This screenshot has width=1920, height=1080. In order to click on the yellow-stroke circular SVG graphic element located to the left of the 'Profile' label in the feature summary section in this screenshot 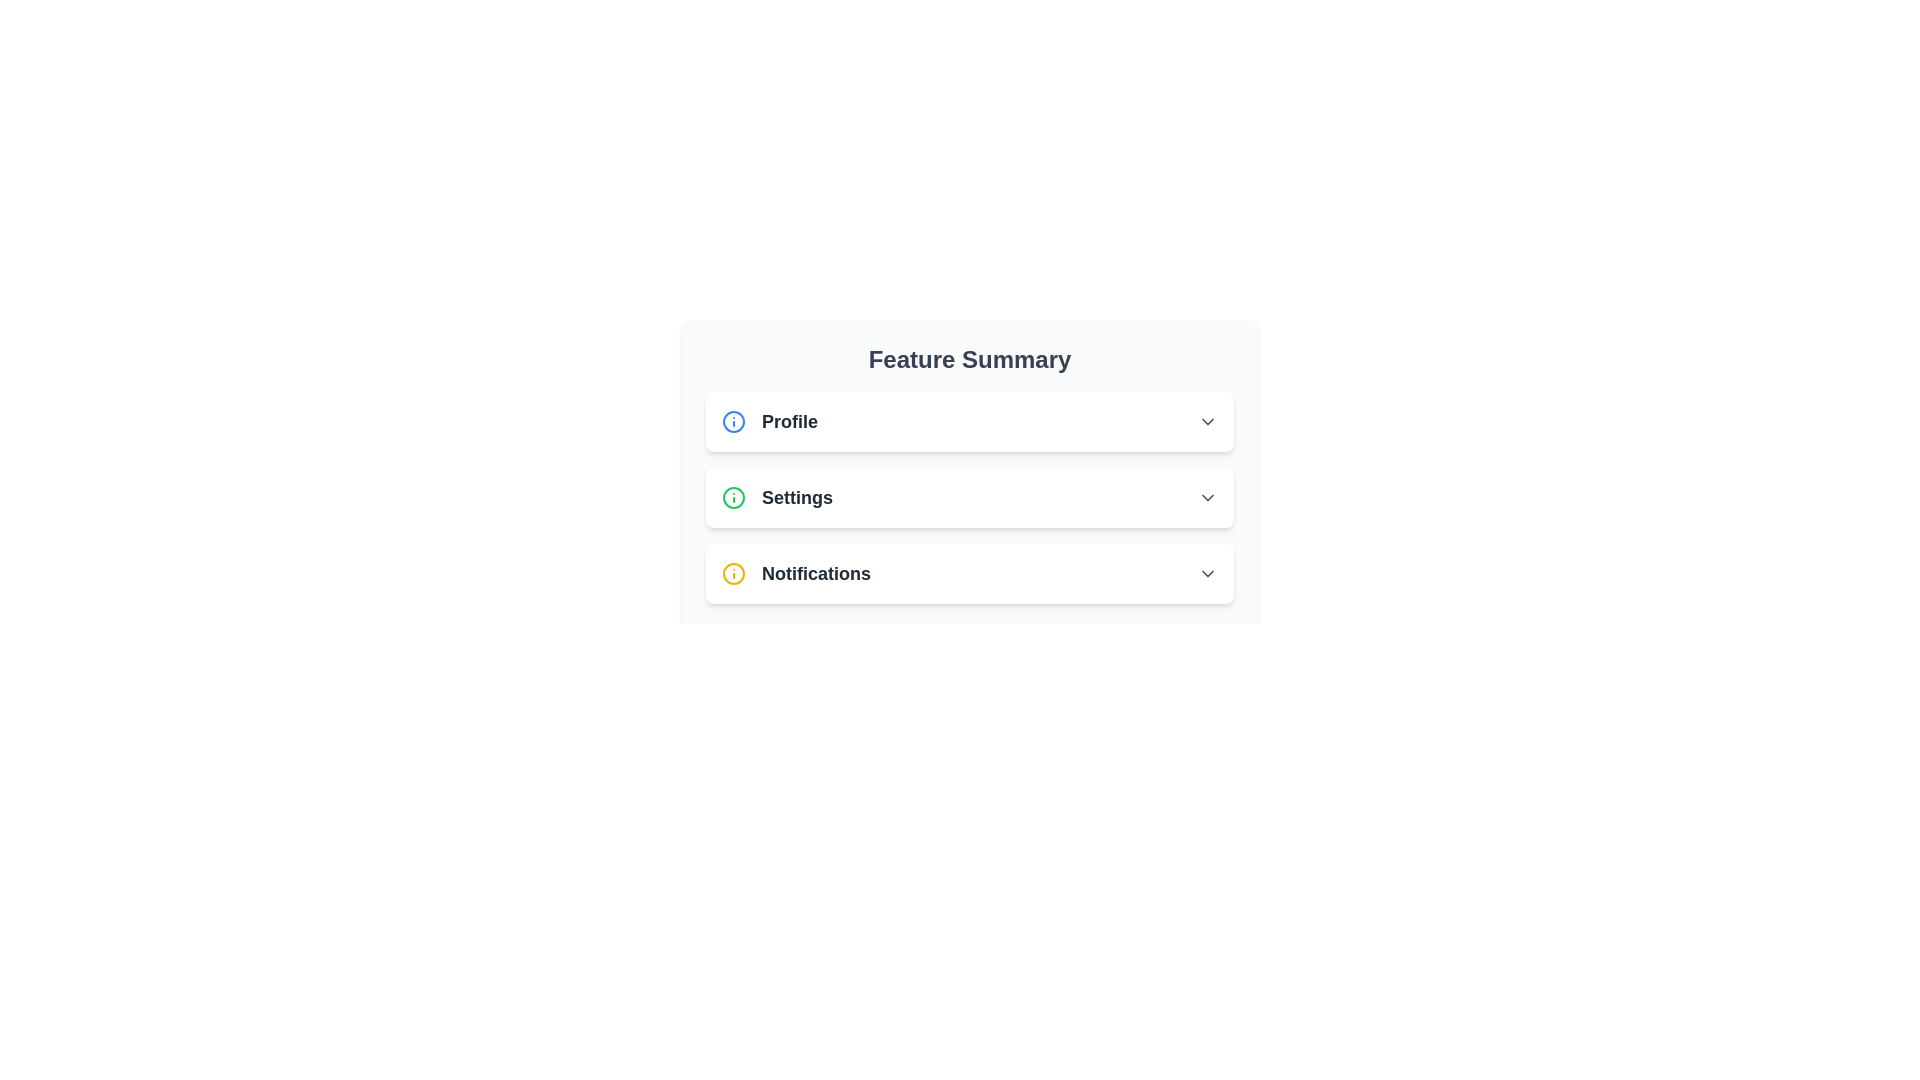, I will do `click(733, 574)`.